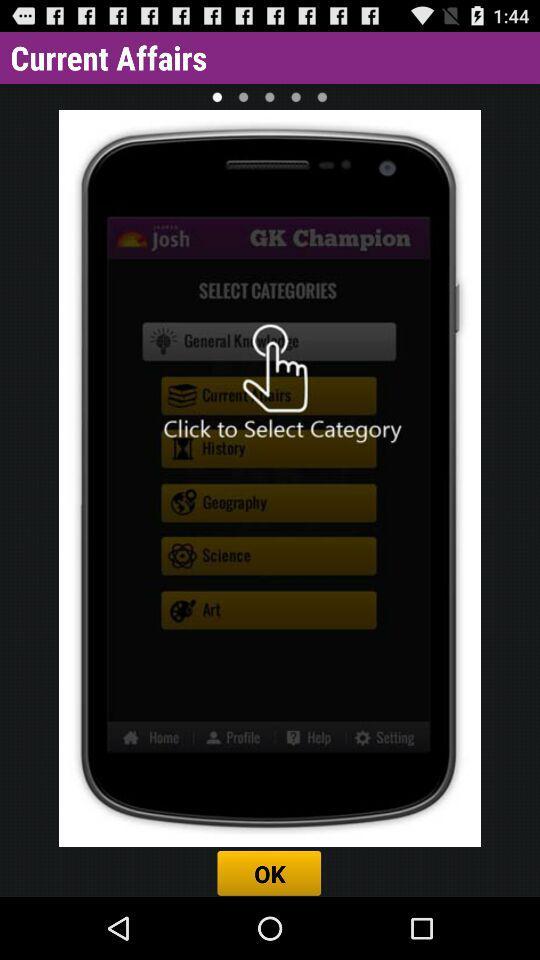 The width and height of the screenshot is (540, 960). What do you see at coordinates (270, 103) in the screenshot?
I see `the national_flag icon` at bounding box center [270, 103].